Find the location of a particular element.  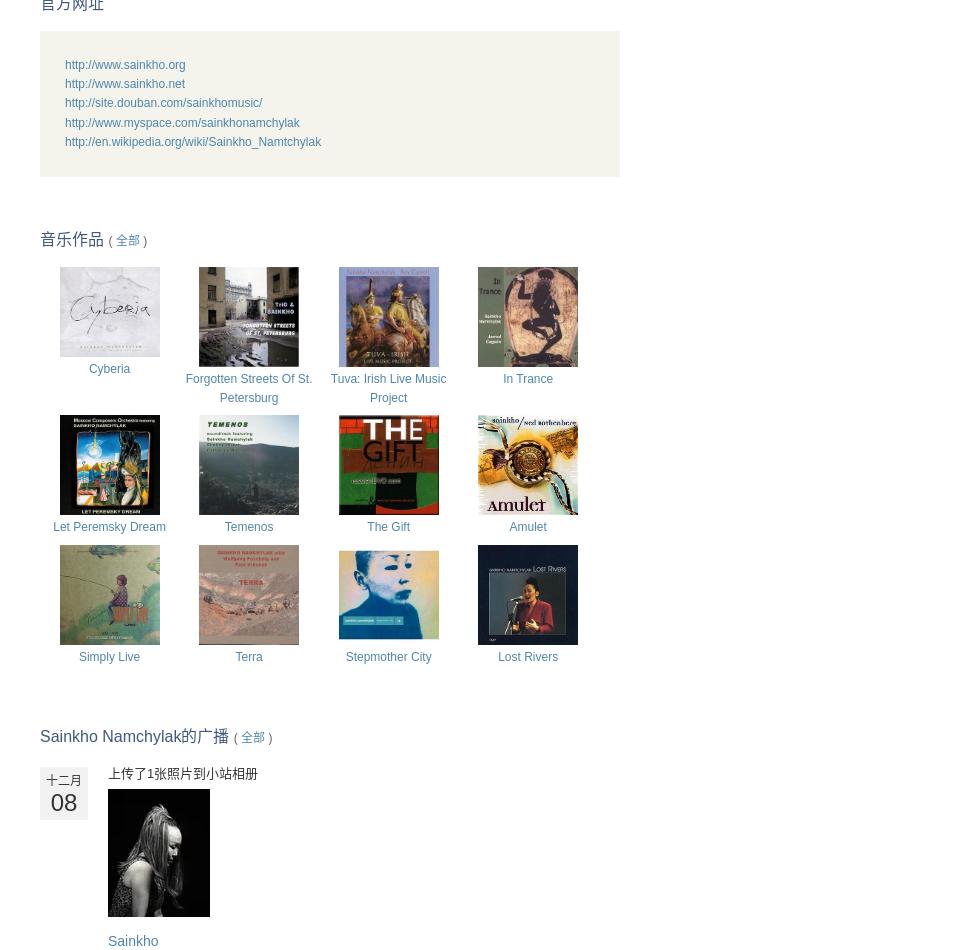

'Lost Rivers' is located at coordinates (527, 655).